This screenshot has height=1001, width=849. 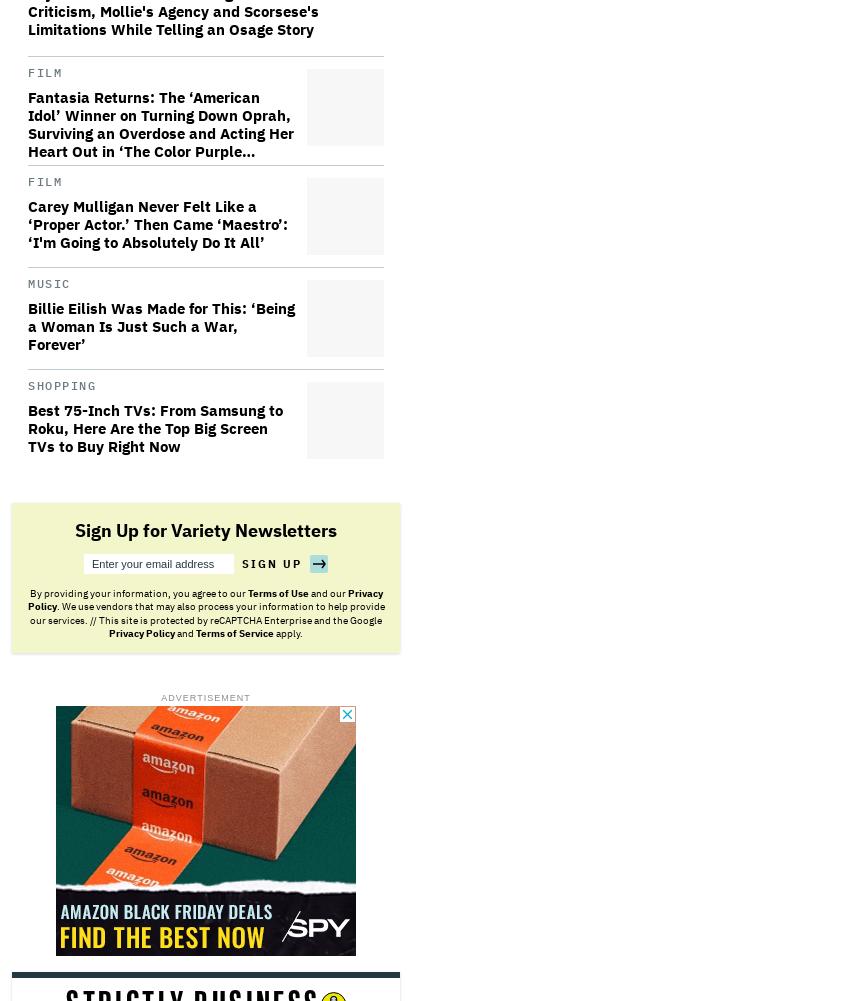 I want to click on 'and our', so click(x=326, y=592).